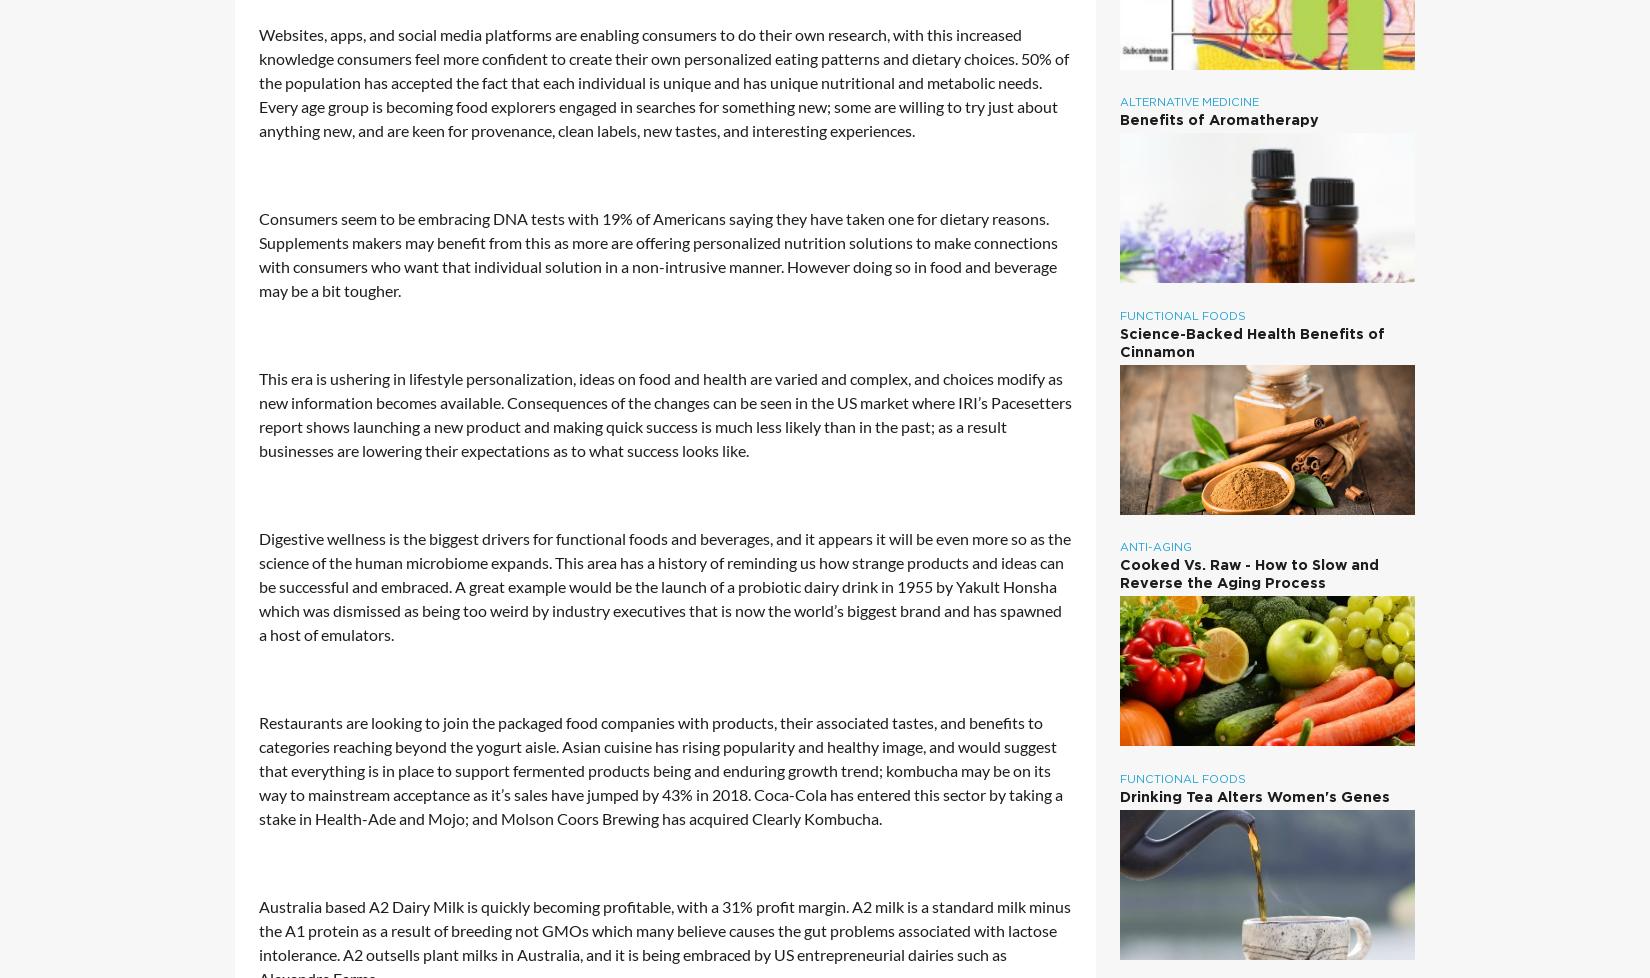 The image size is (1650, 978). Describe the element at coordinates (1253, 795) in the screenshot. I see `'Drinking Tea Alters Women's Genes'` at that location.